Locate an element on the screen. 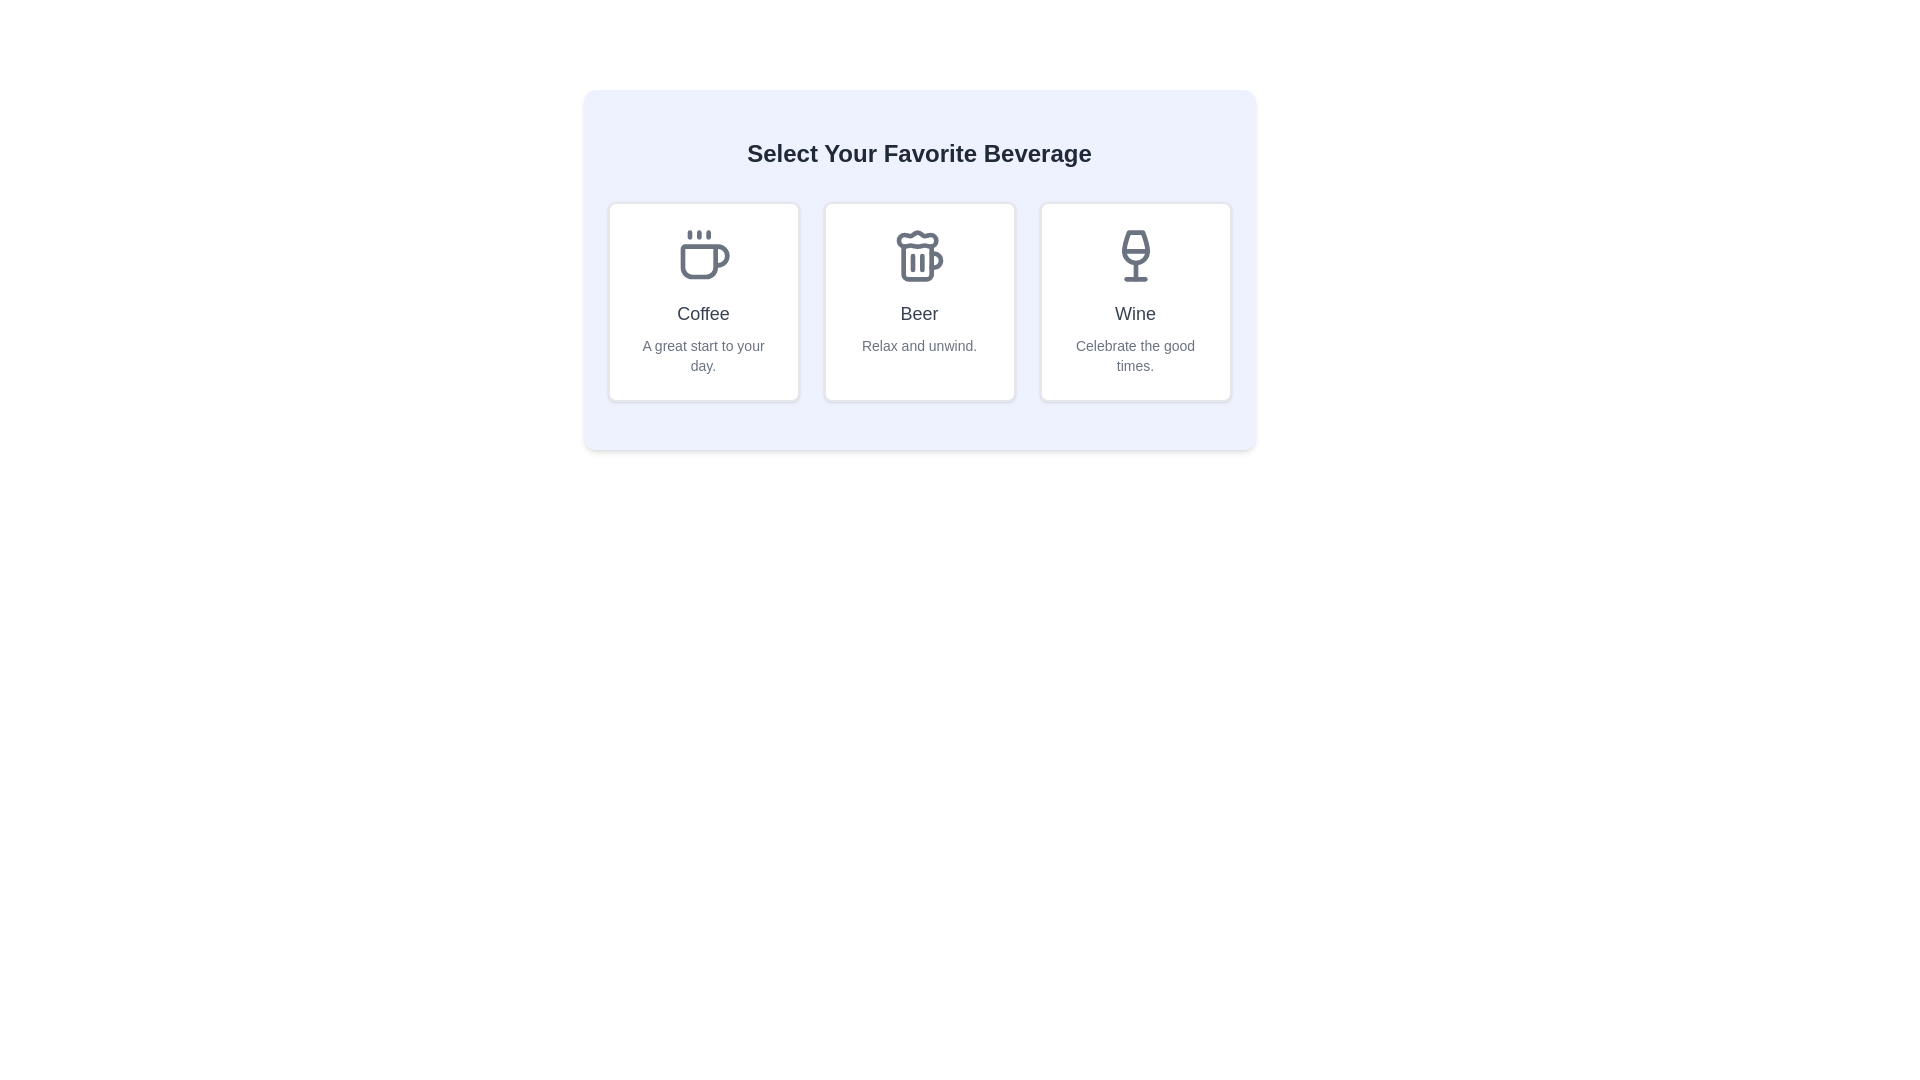 This screenshot has height=1080, width=1920. the textual label displaying 'Relax and unwind.' located at the bottom of the 'Beer' card, which is styled in a small, gray font and aligned centrally is located at coordinates (918, 345).